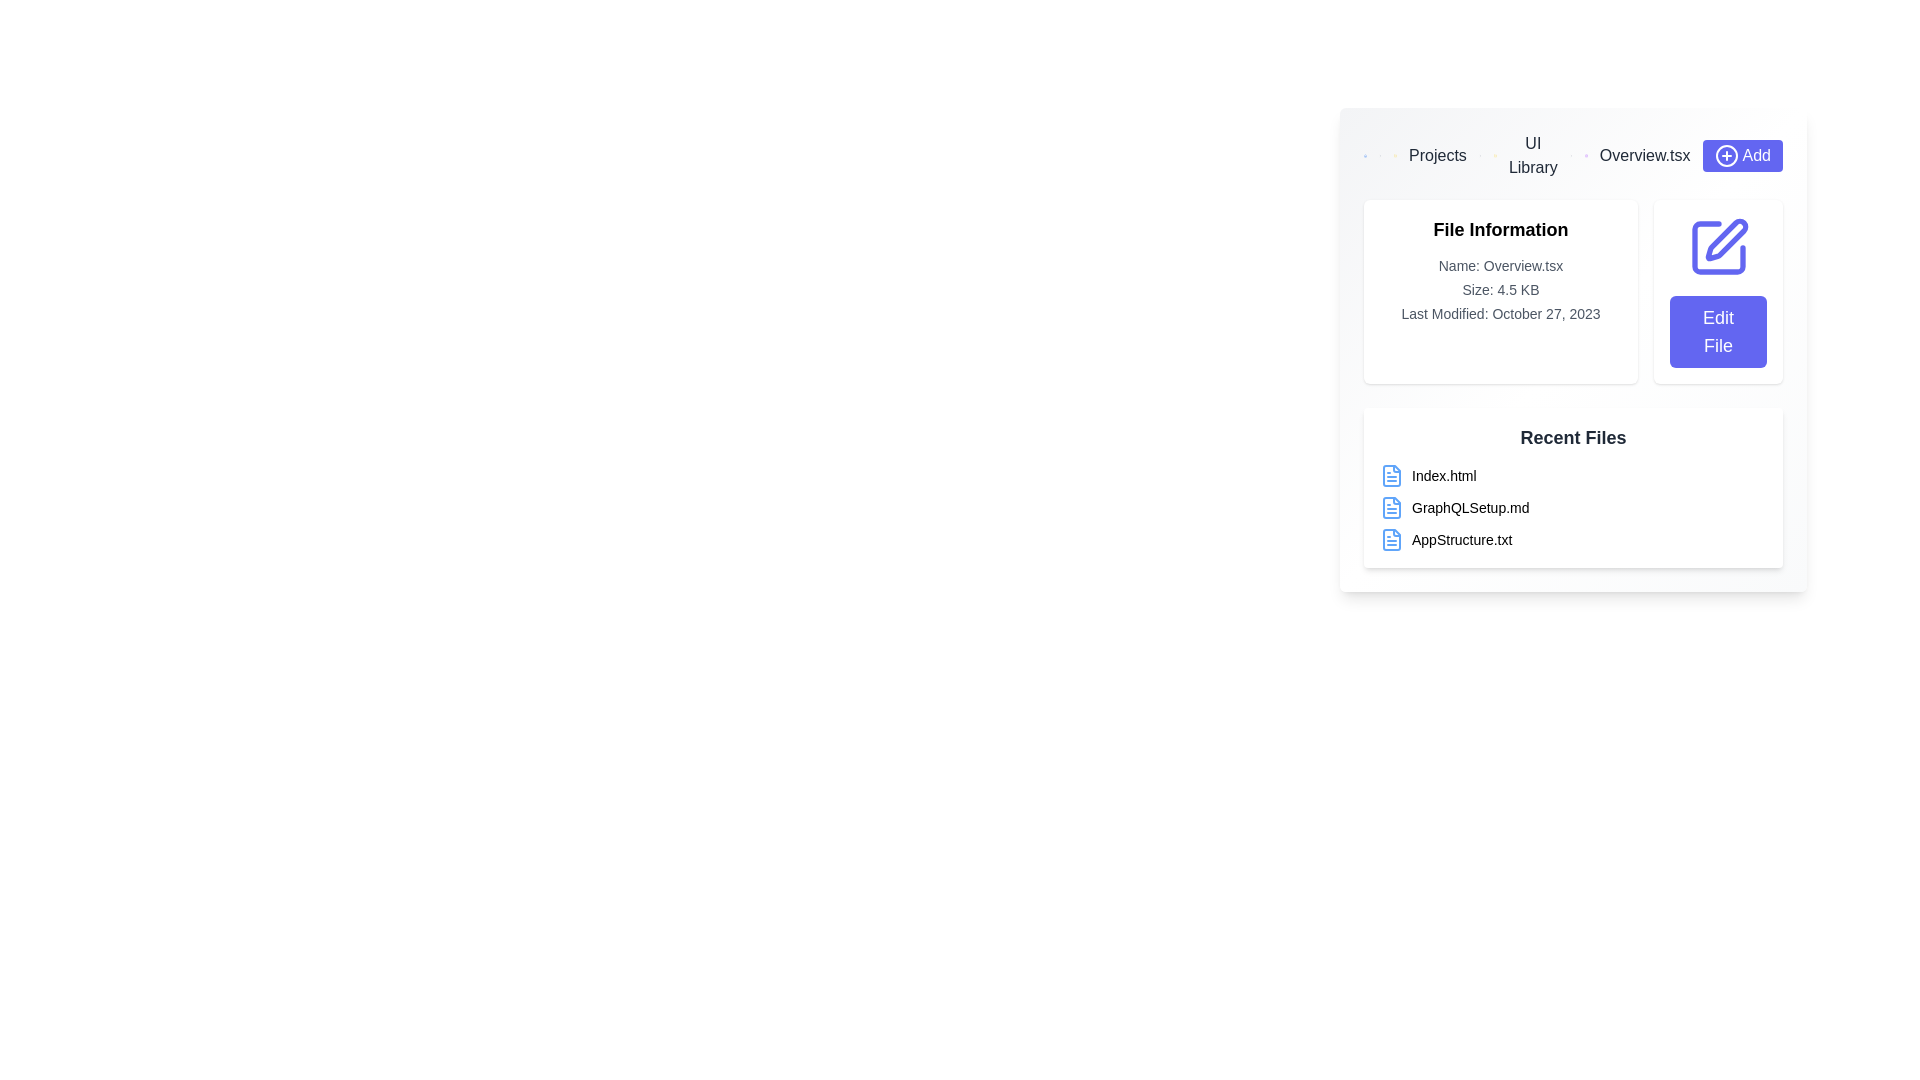 The image size is (1920, 1080). I want to click on the 'GraphQLSetup.md' file link, so click(1470, 507).